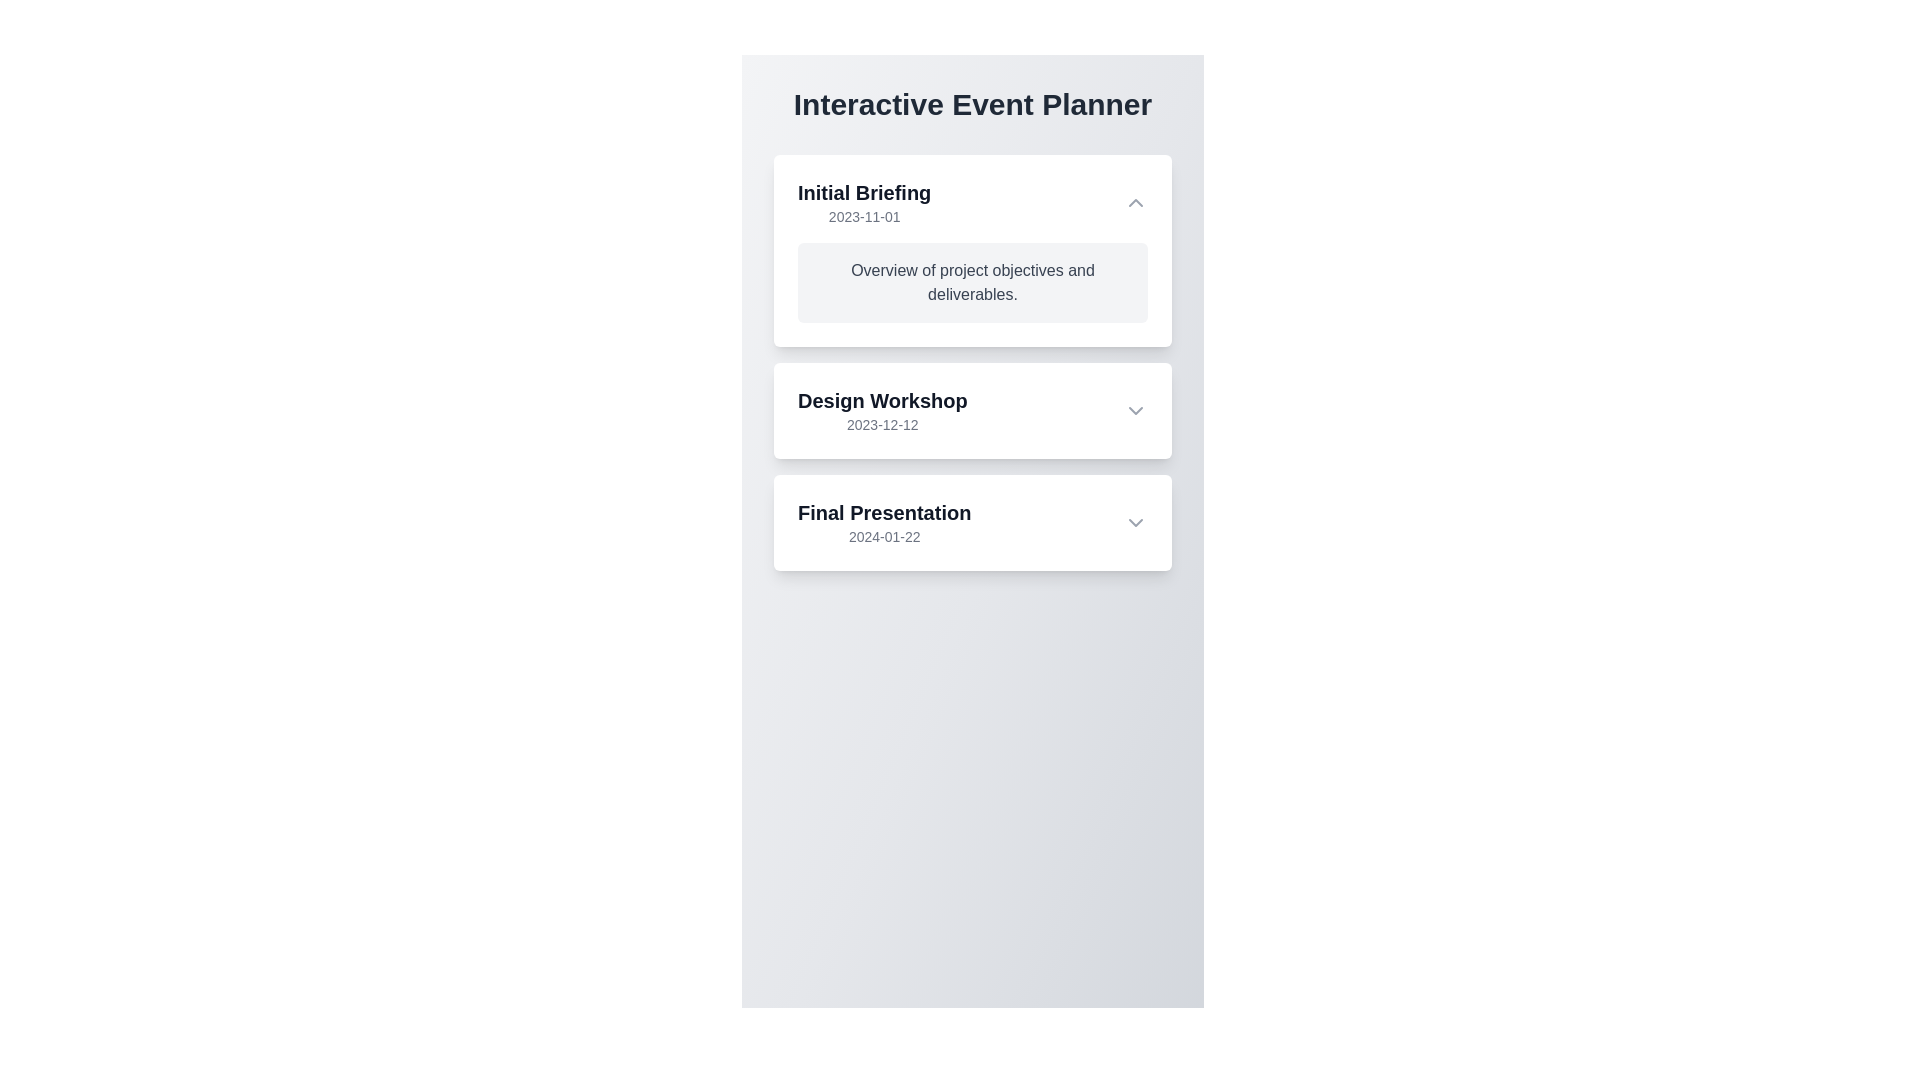 This screenshot has width=1920, height=1080. Describe the element at coordinates (883, 522) in the screenshot. I see `and understand the information displayed in the text label titled 'Final Presentation' with the date '2024-01-22', located within the third card of the 'Interactive Event Planner' section` at that location.